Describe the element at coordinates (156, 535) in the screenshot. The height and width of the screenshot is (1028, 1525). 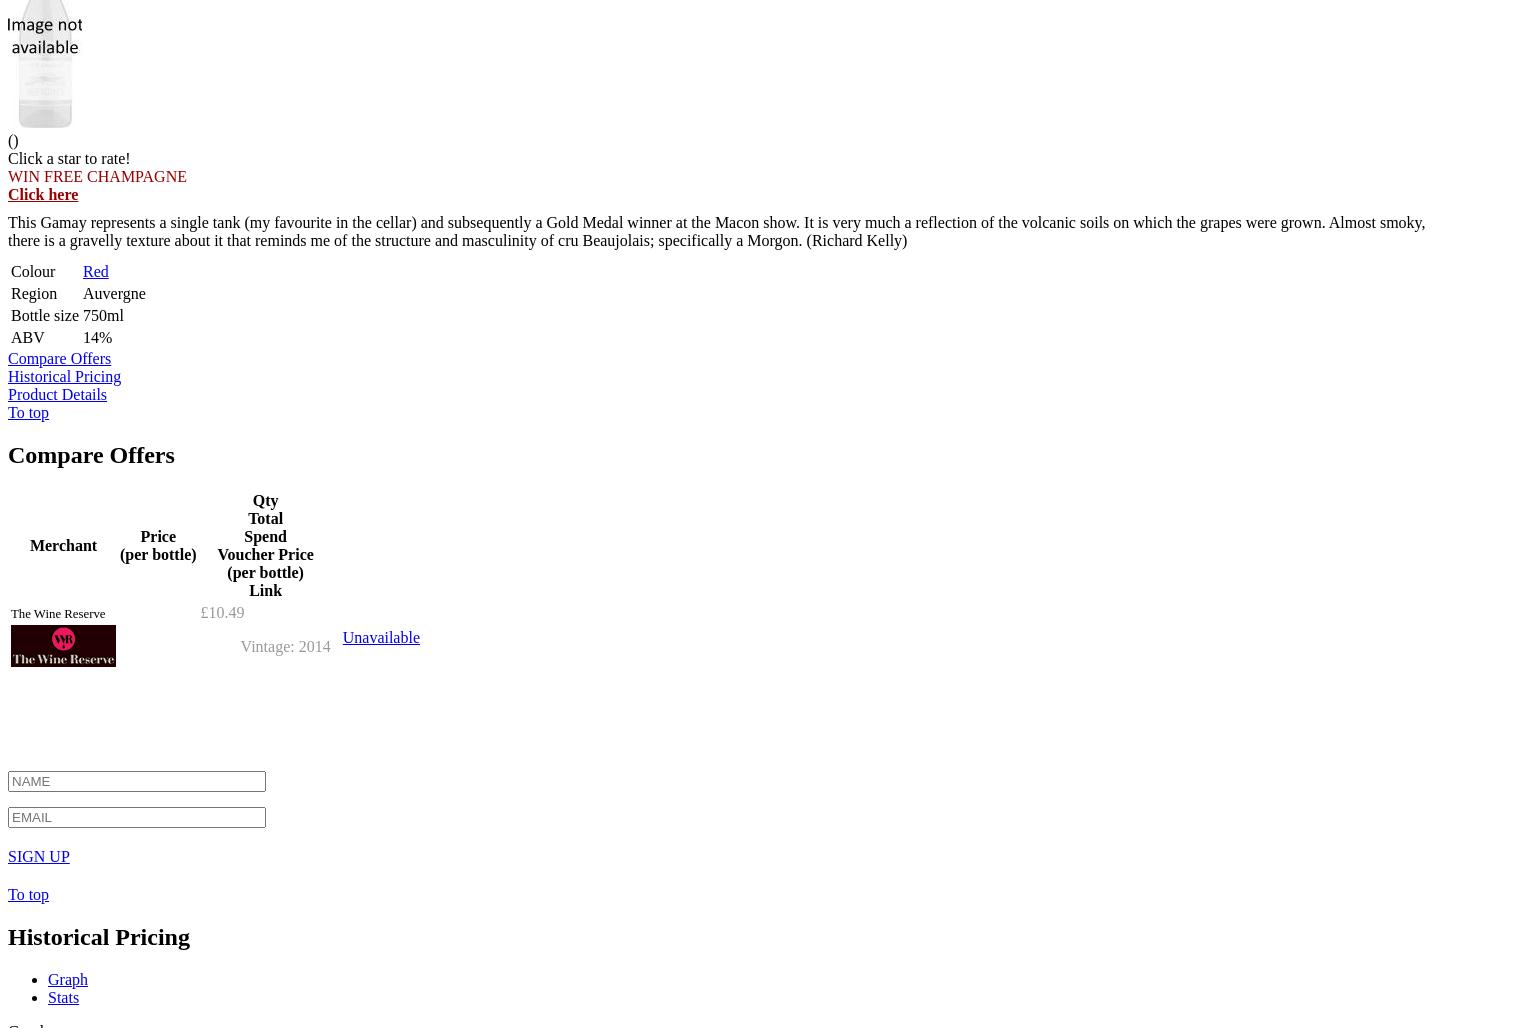
I see `'Price'` at that location.